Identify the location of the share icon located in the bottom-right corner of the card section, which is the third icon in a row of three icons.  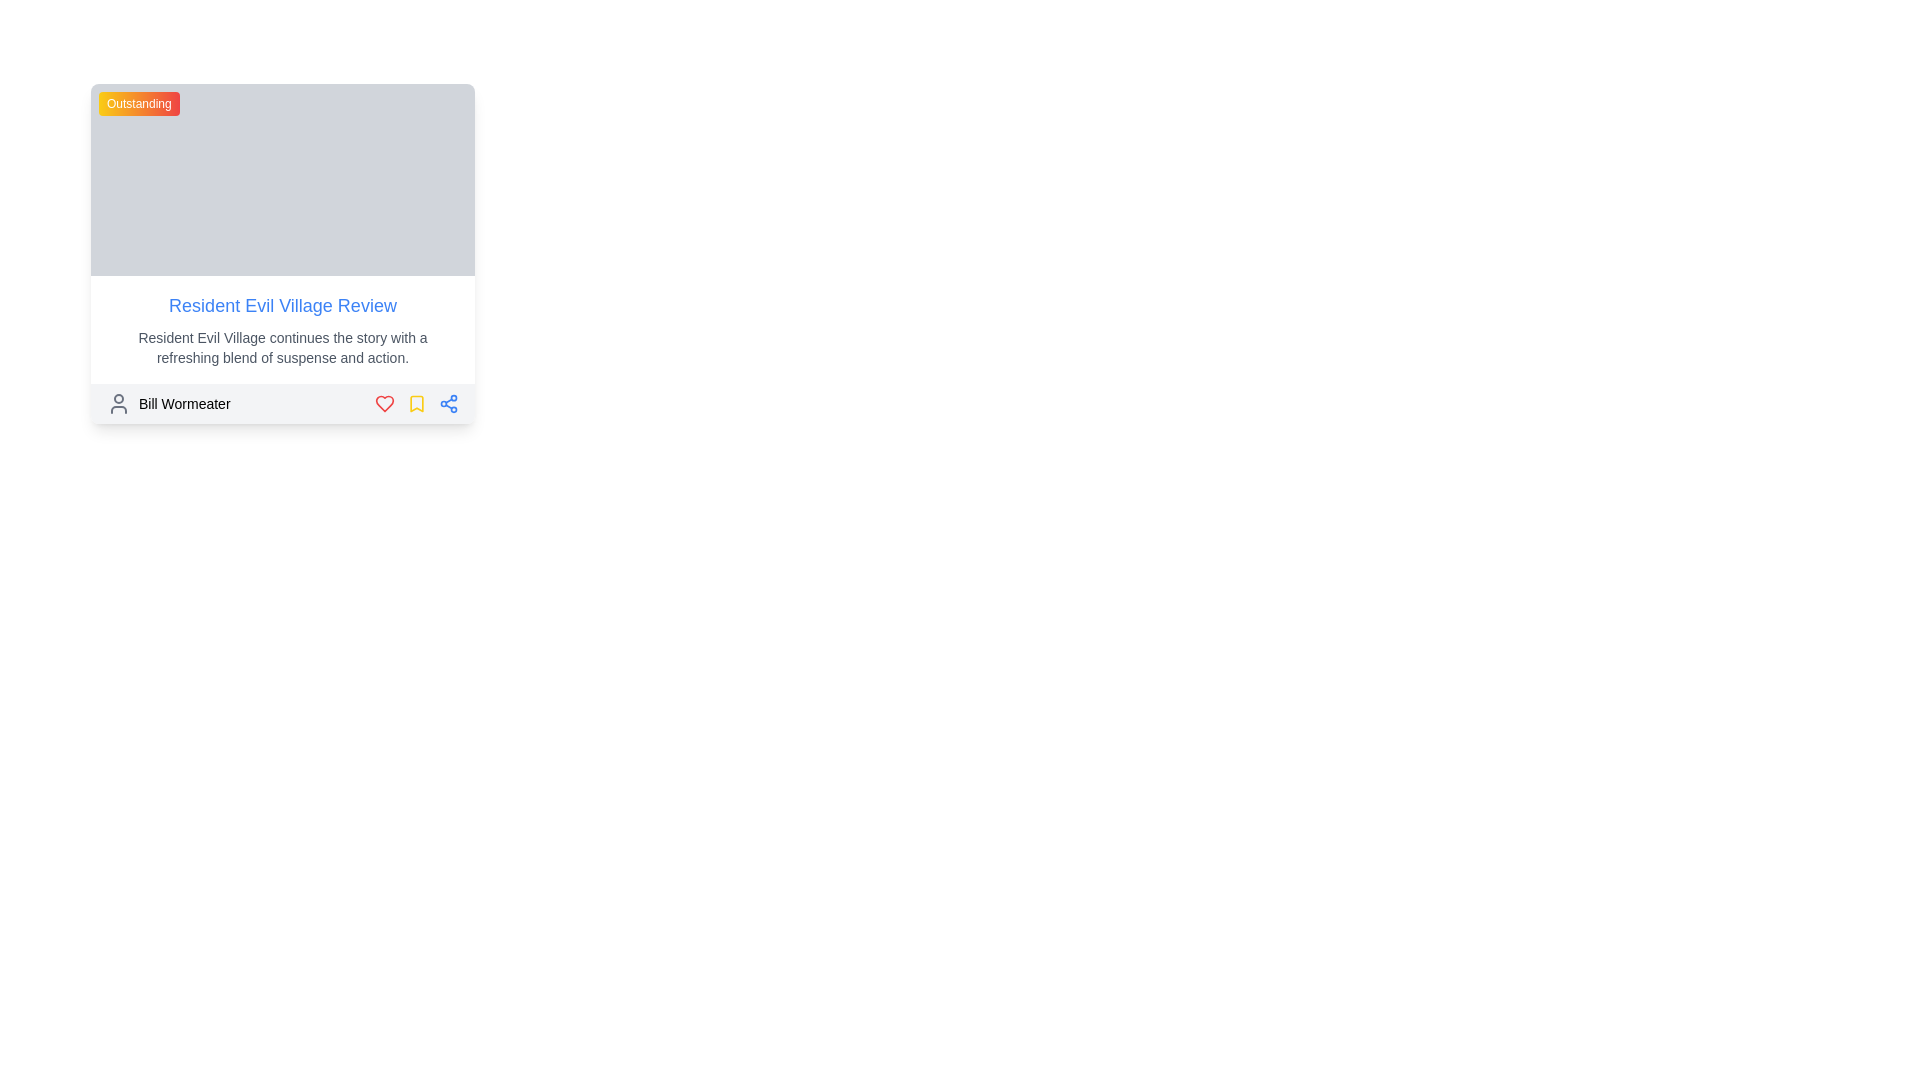
(448, 404).